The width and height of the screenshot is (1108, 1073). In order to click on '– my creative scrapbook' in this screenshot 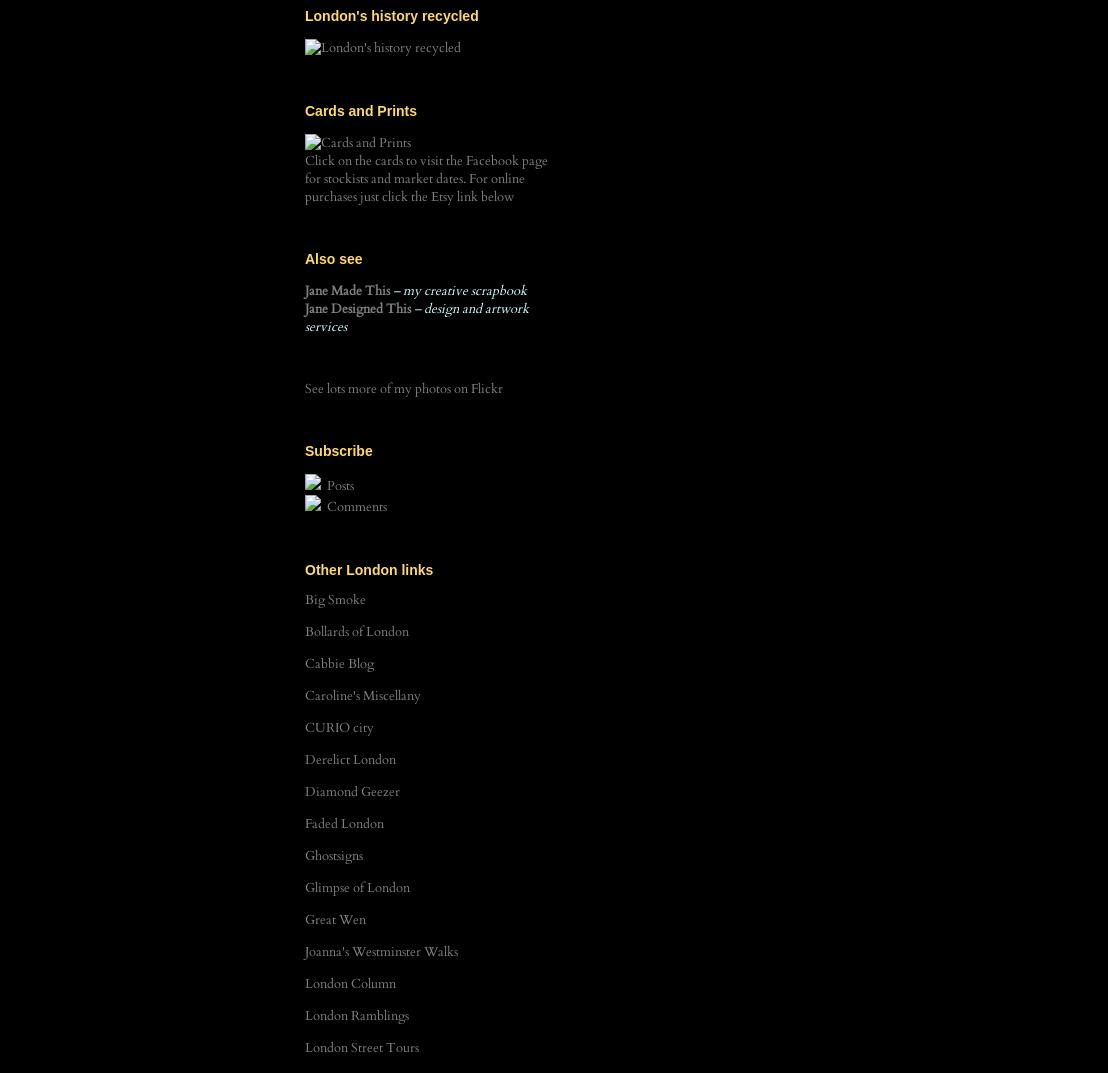, I will do `click(459, 289)`.